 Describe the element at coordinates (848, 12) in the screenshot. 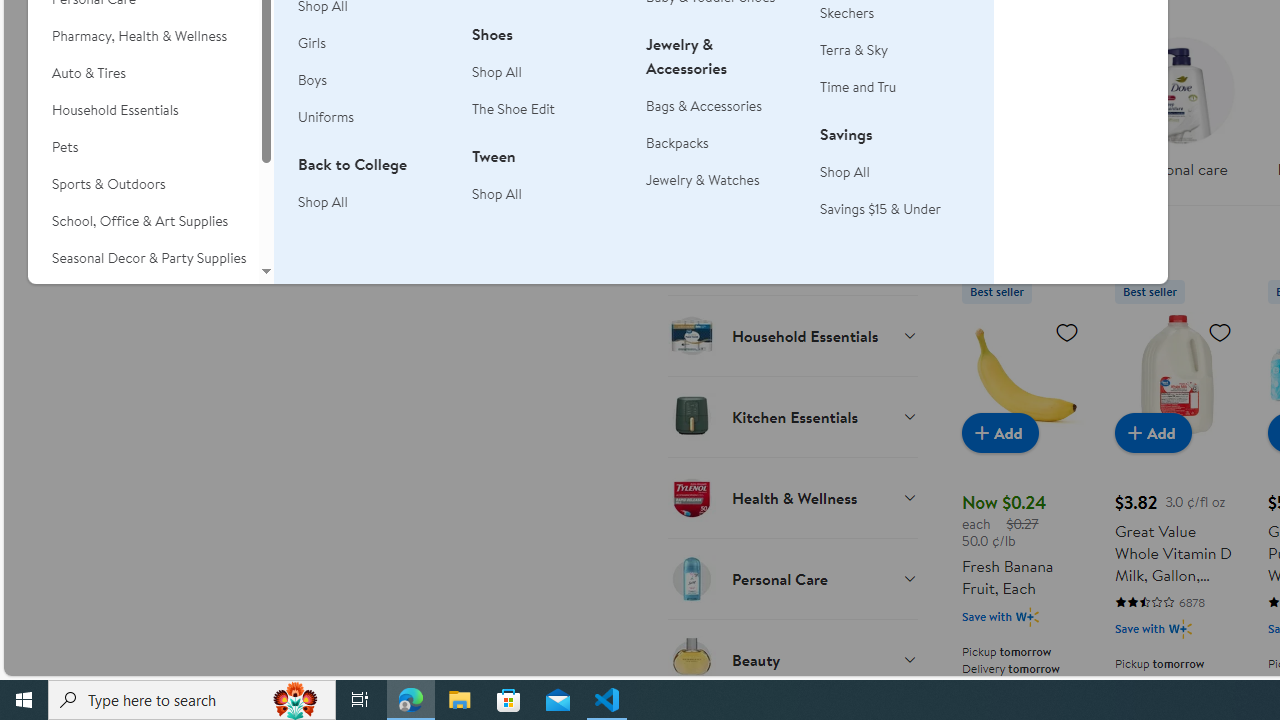

I see `'Skechers'` at that location.